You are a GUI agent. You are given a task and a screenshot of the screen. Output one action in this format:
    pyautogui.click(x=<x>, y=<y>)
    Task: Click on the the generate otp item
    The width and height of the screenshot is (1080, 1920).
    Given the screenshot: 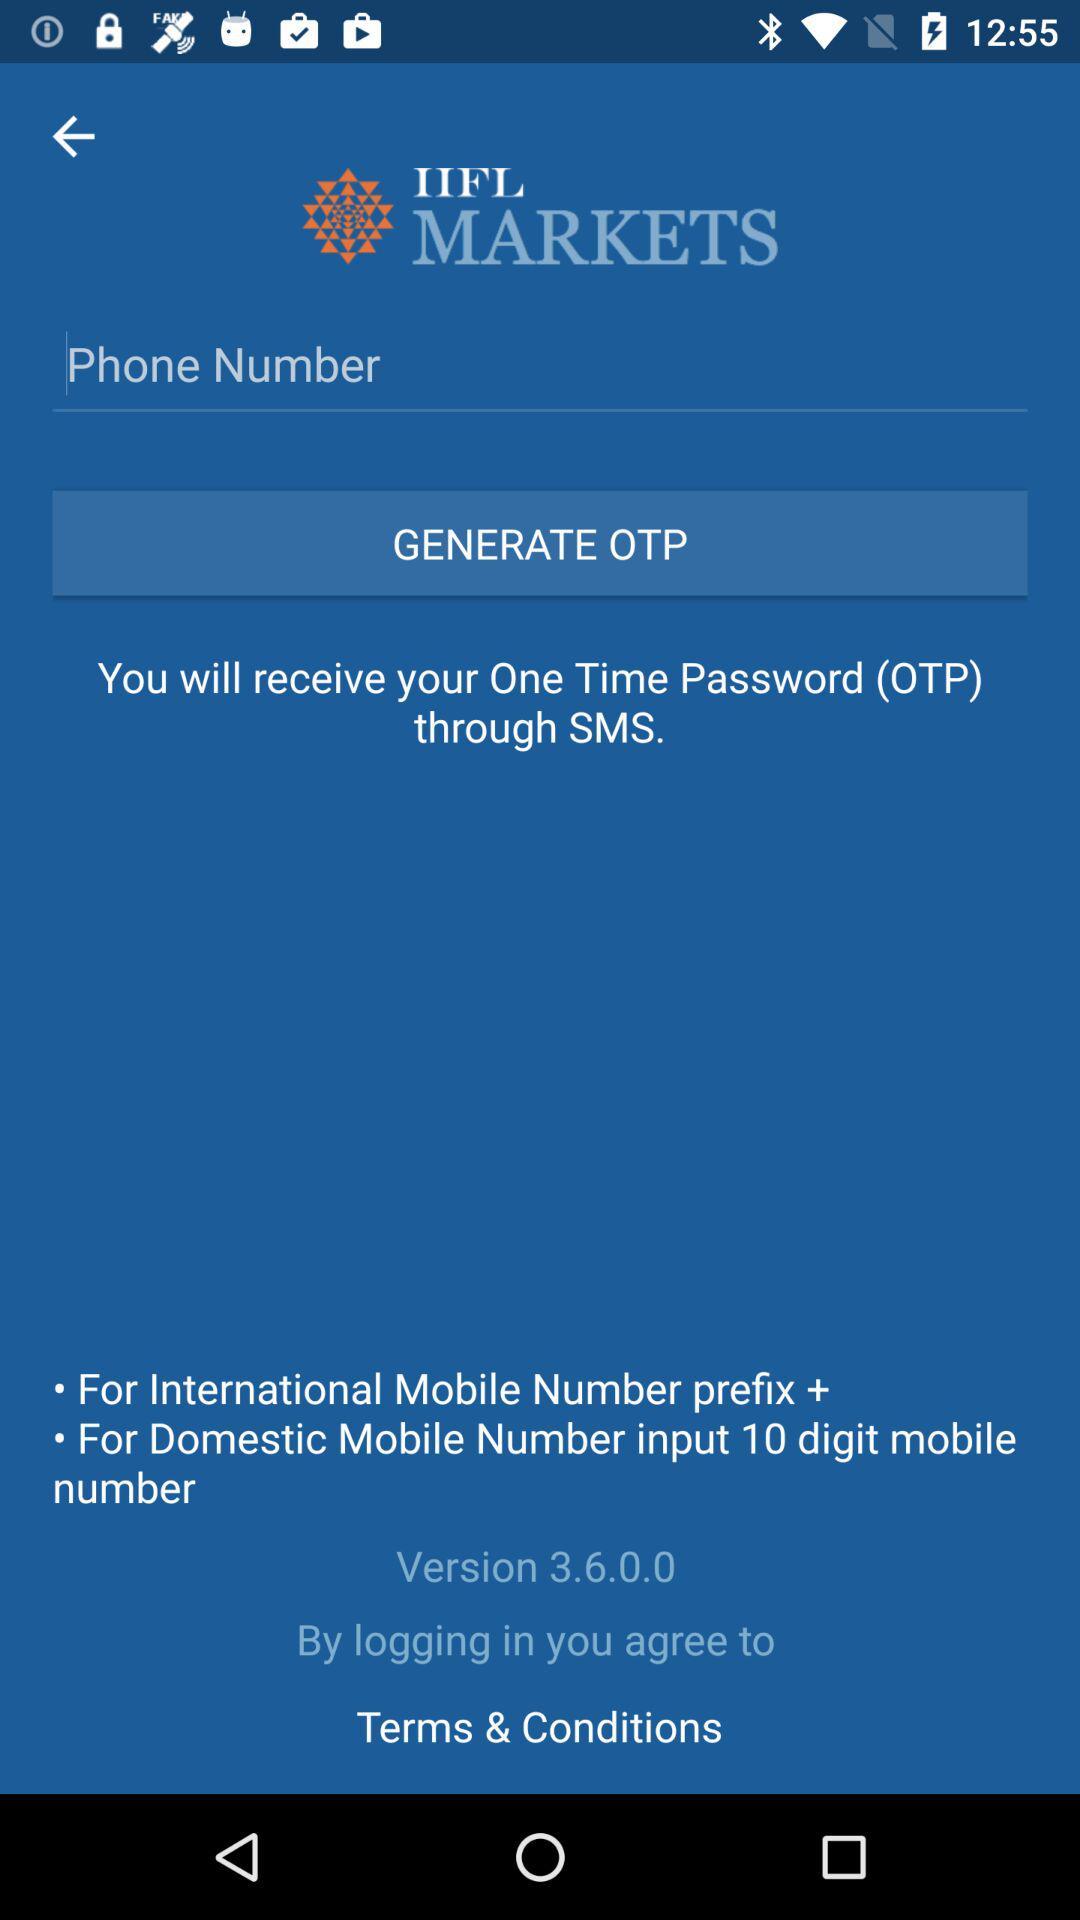 What is the action you would take?
    pyautogui.click(x=540, y=542)
    